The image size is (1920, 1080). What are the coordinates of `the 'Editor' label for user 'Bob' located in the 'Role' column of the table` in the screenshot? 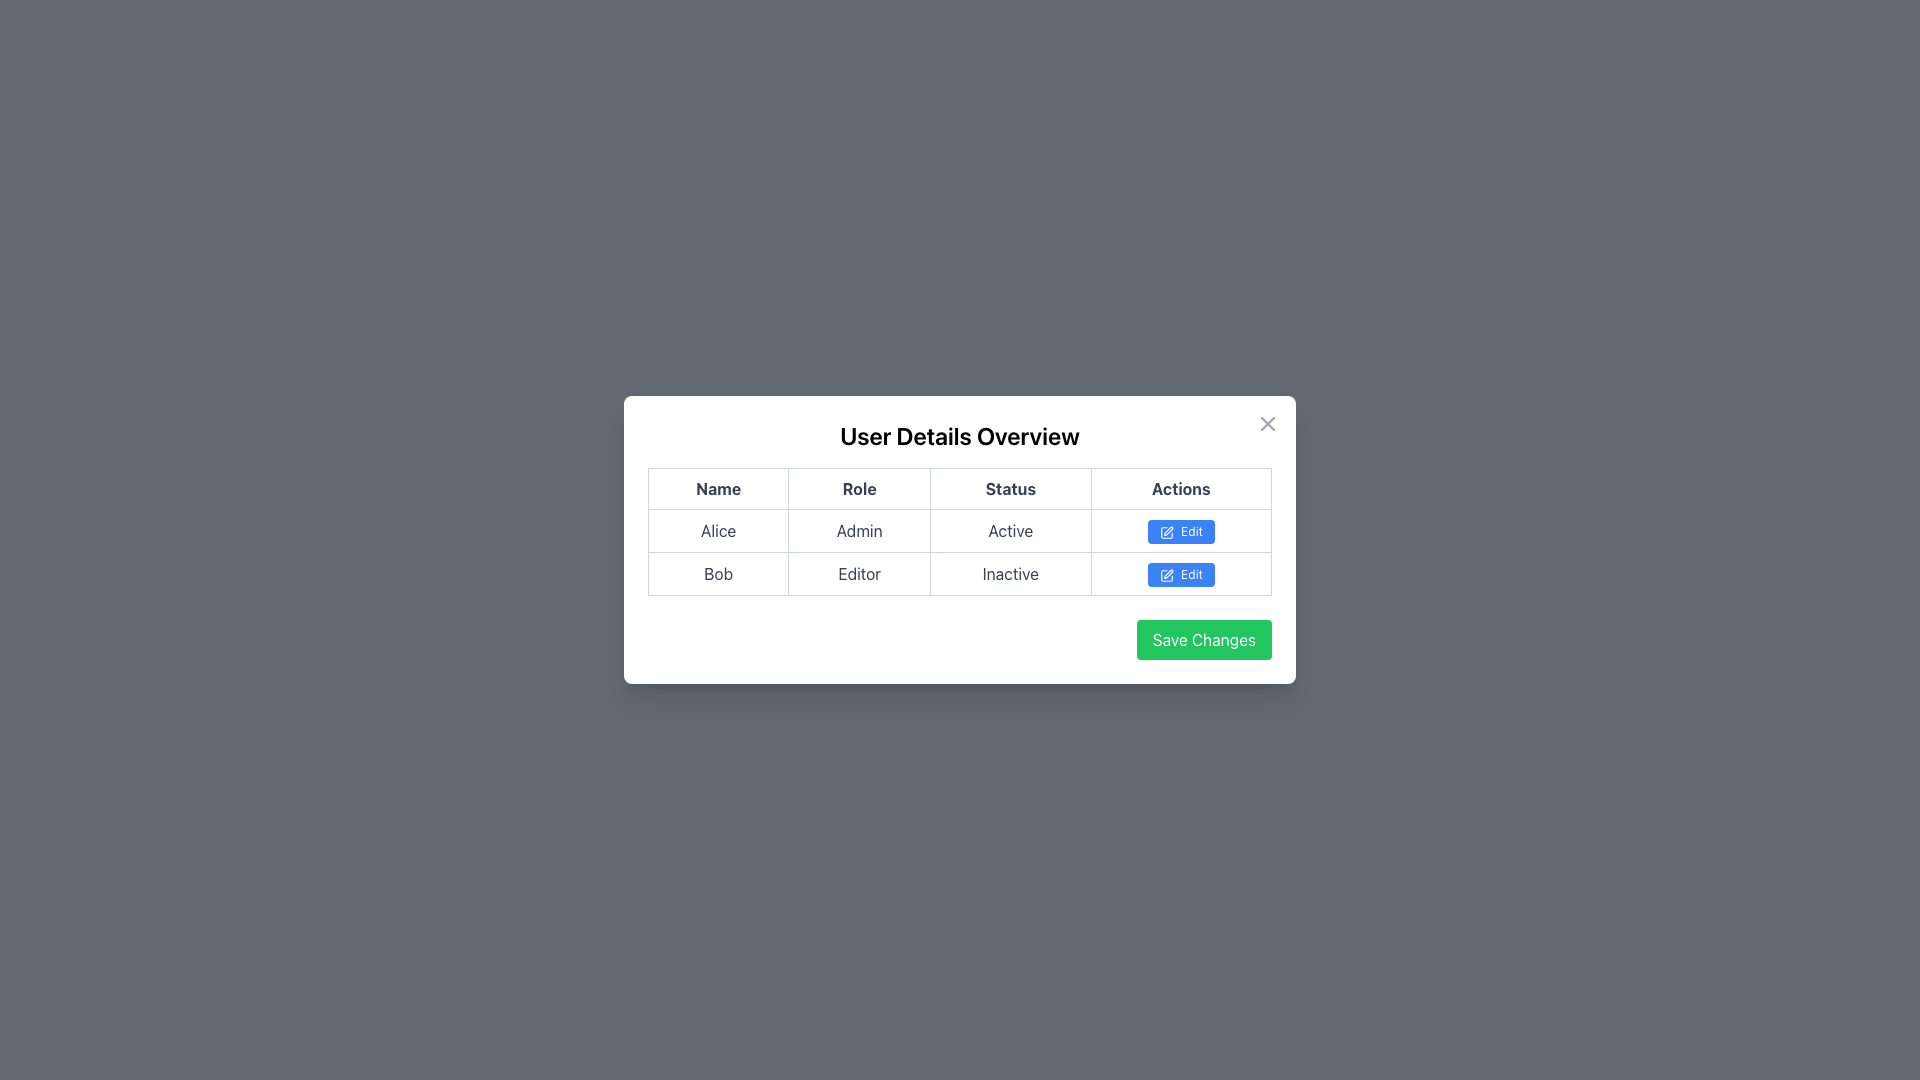 It's located at (859, 574).